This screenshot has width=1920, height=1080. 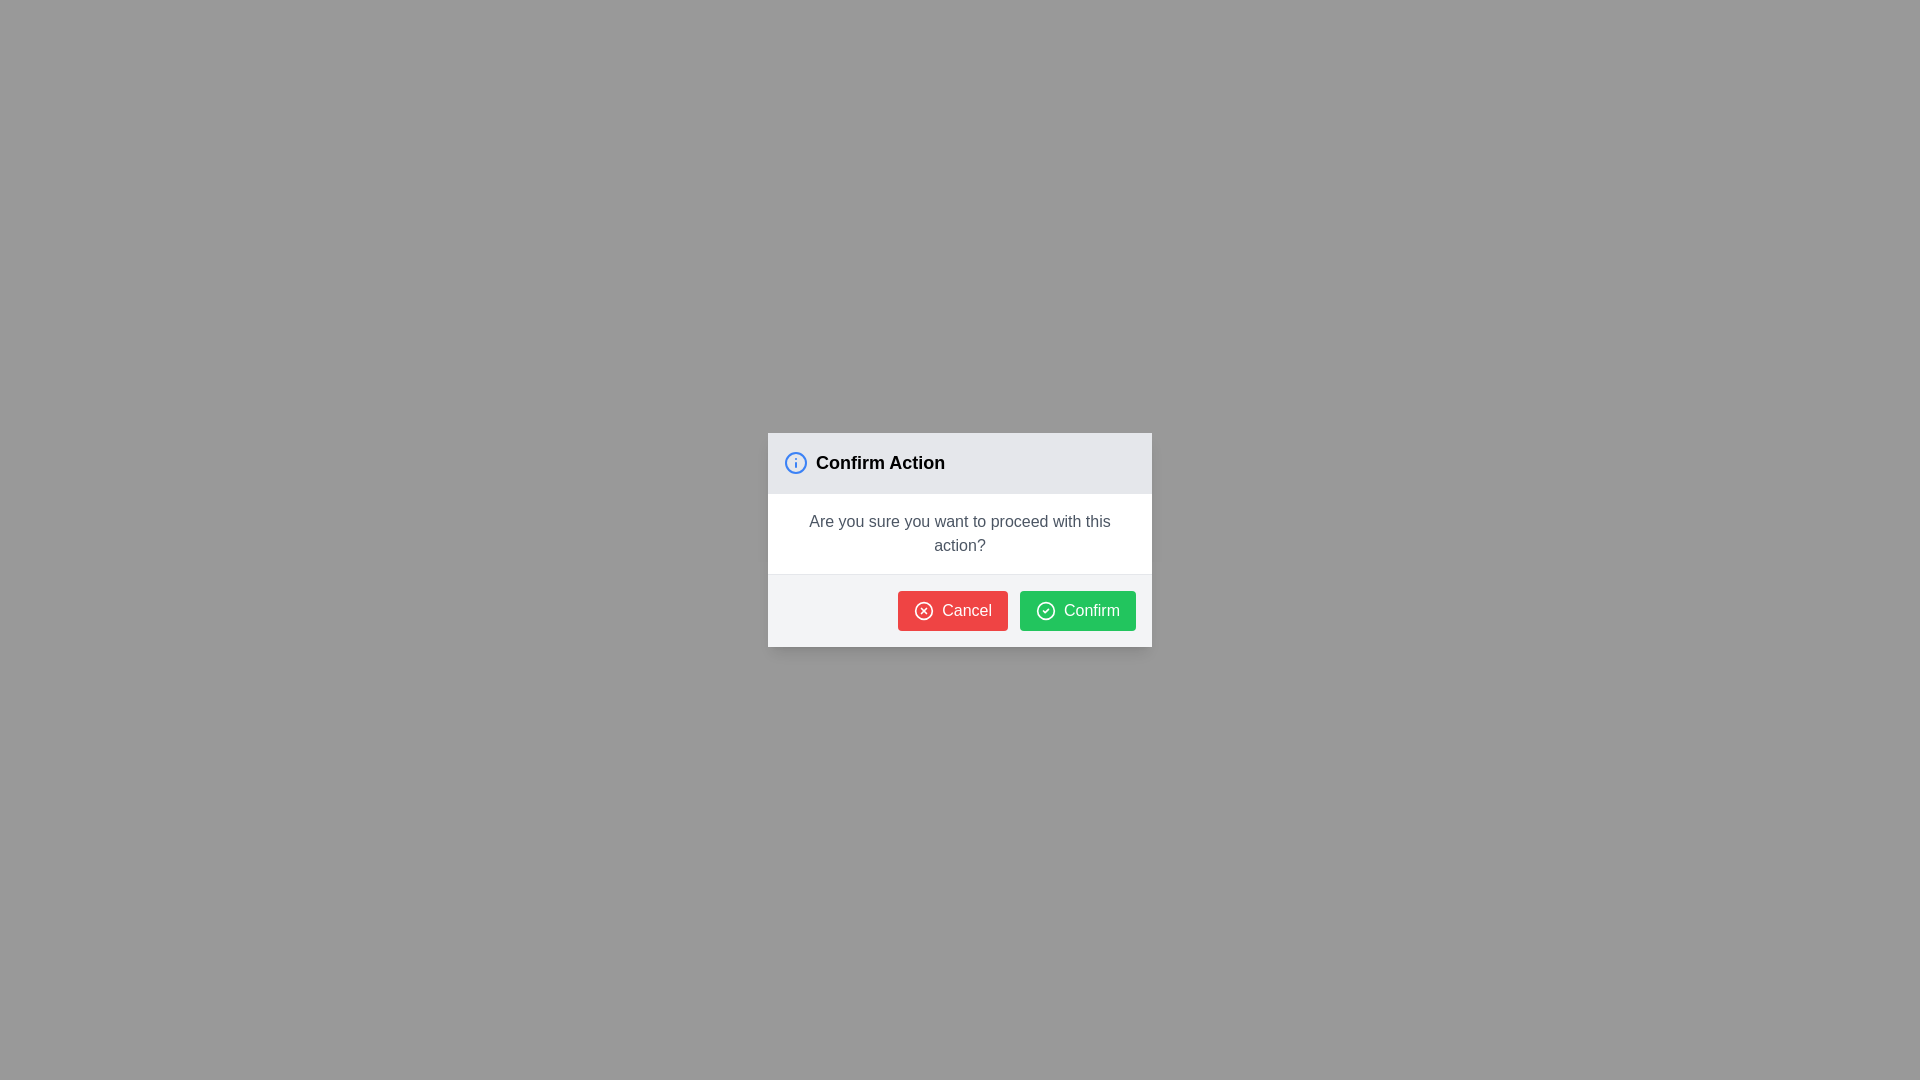 What do you see at coordinates (960, 532) in the screenshot?
I see `the informational text label in the confirmation dialog that provides details about the action to confirm or cancel` at bounding box center [960, 532].